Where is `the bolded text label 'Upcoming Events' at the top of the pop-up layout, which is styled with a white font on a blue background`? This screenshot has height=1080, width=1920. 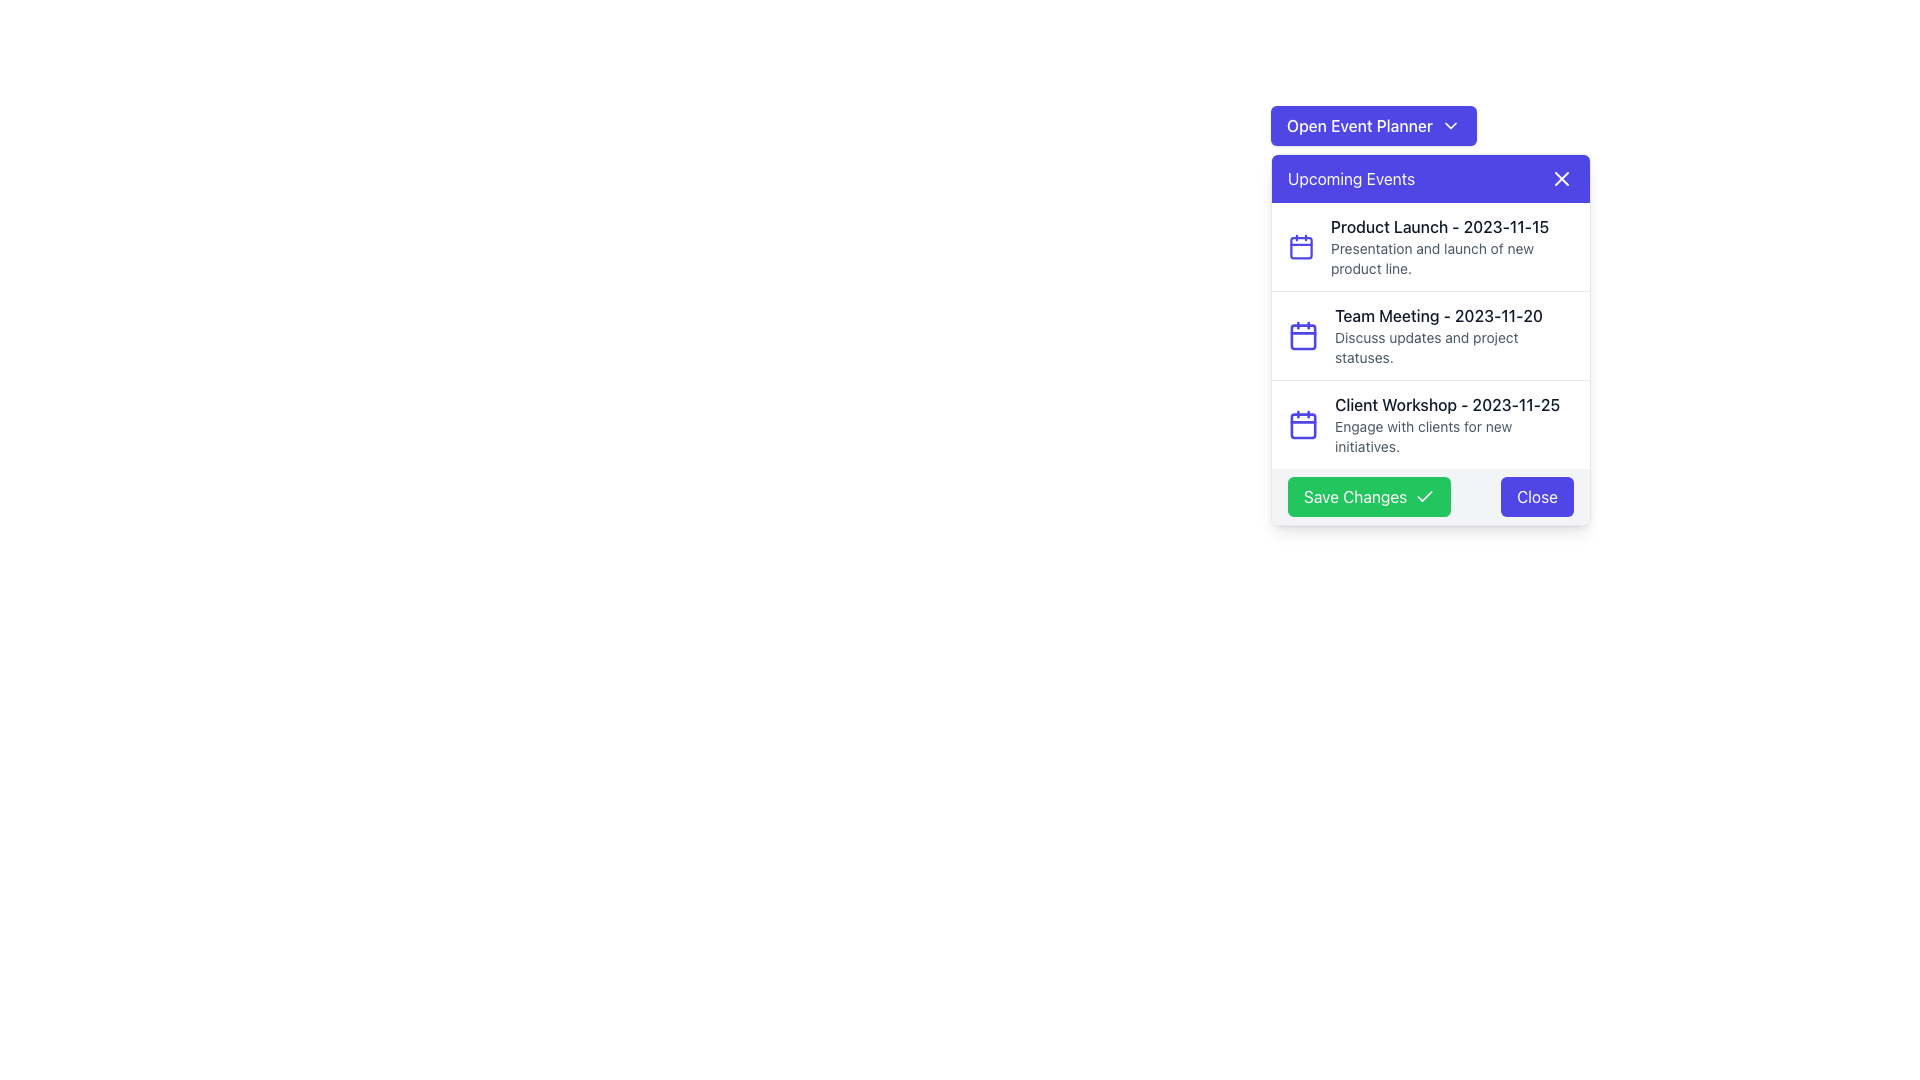
the bolded text label 'Upcoming Events' at the top of the pop-up layout, which is styled with a white font on a blue background is located at coordinates (1351, 177).